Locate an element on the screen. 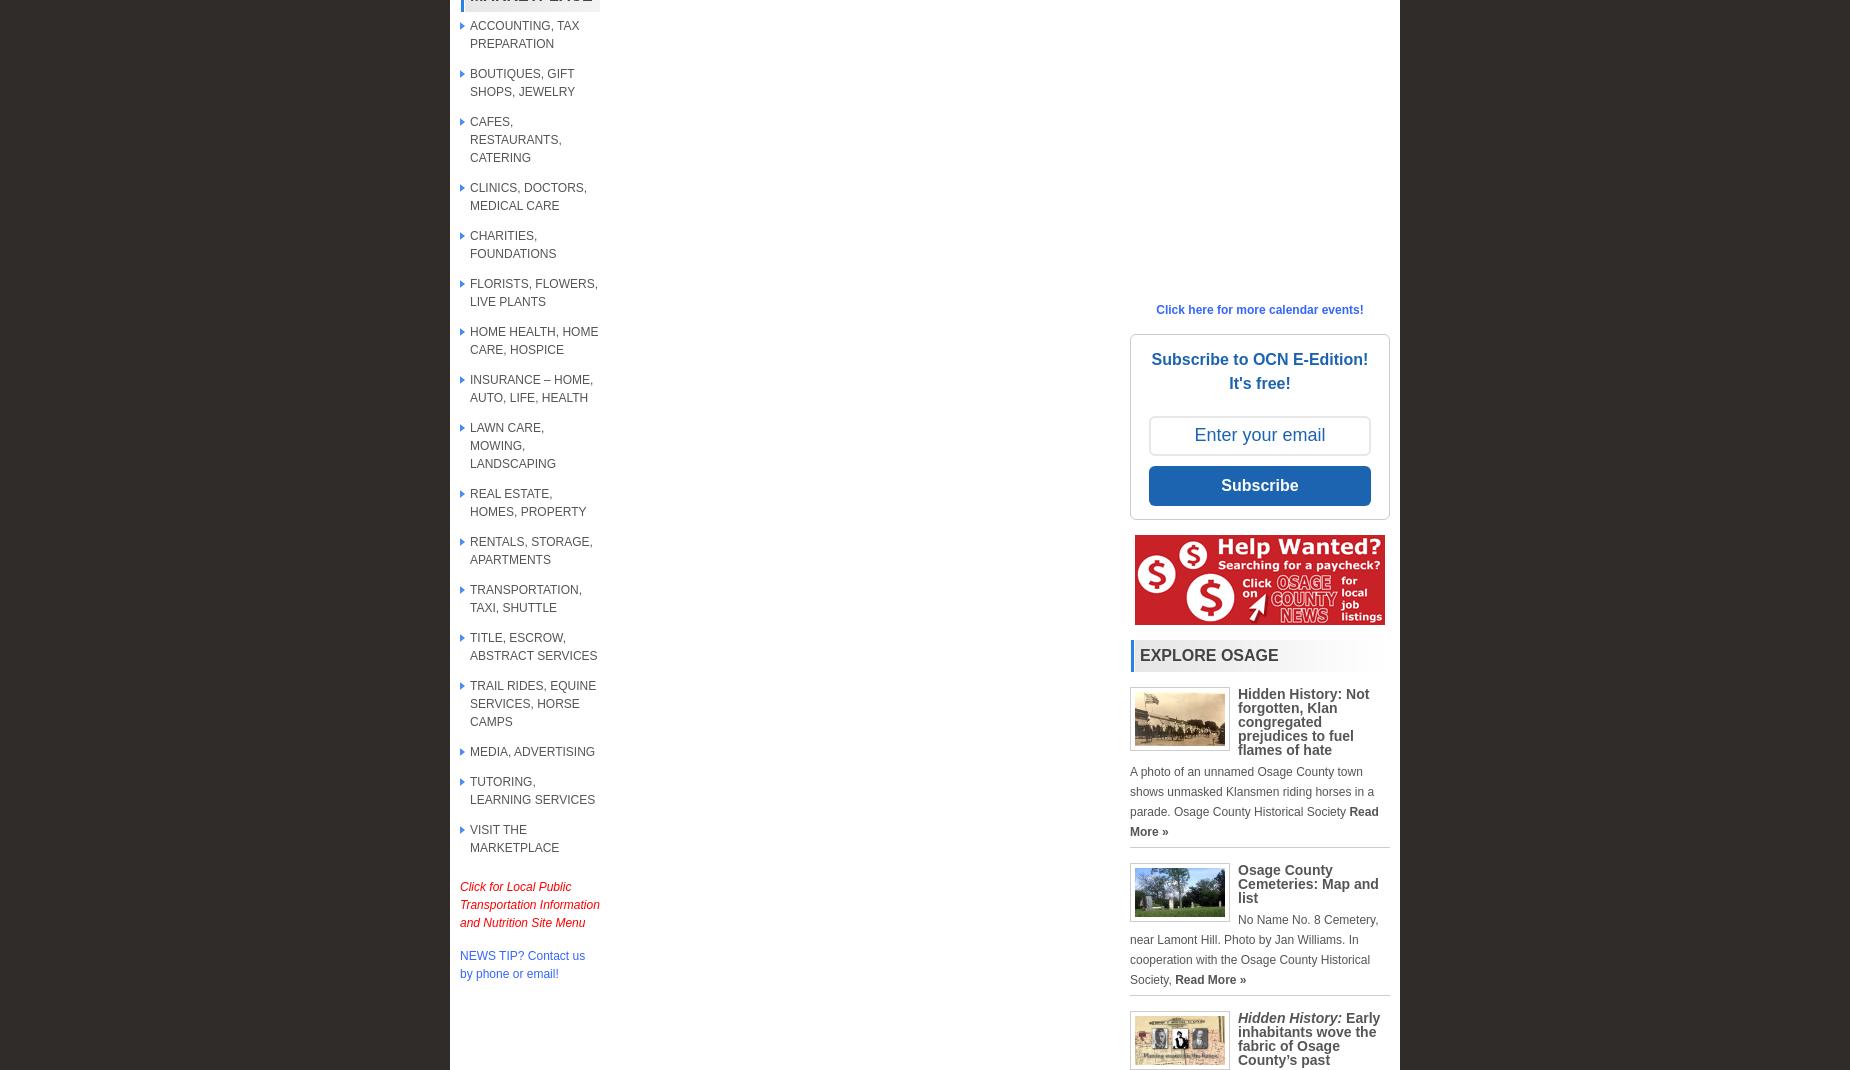 The image size is (1850, 1070). 'LAWN CARE, MOWING, LANDSCAPING' is located at coordinates (513, 444).